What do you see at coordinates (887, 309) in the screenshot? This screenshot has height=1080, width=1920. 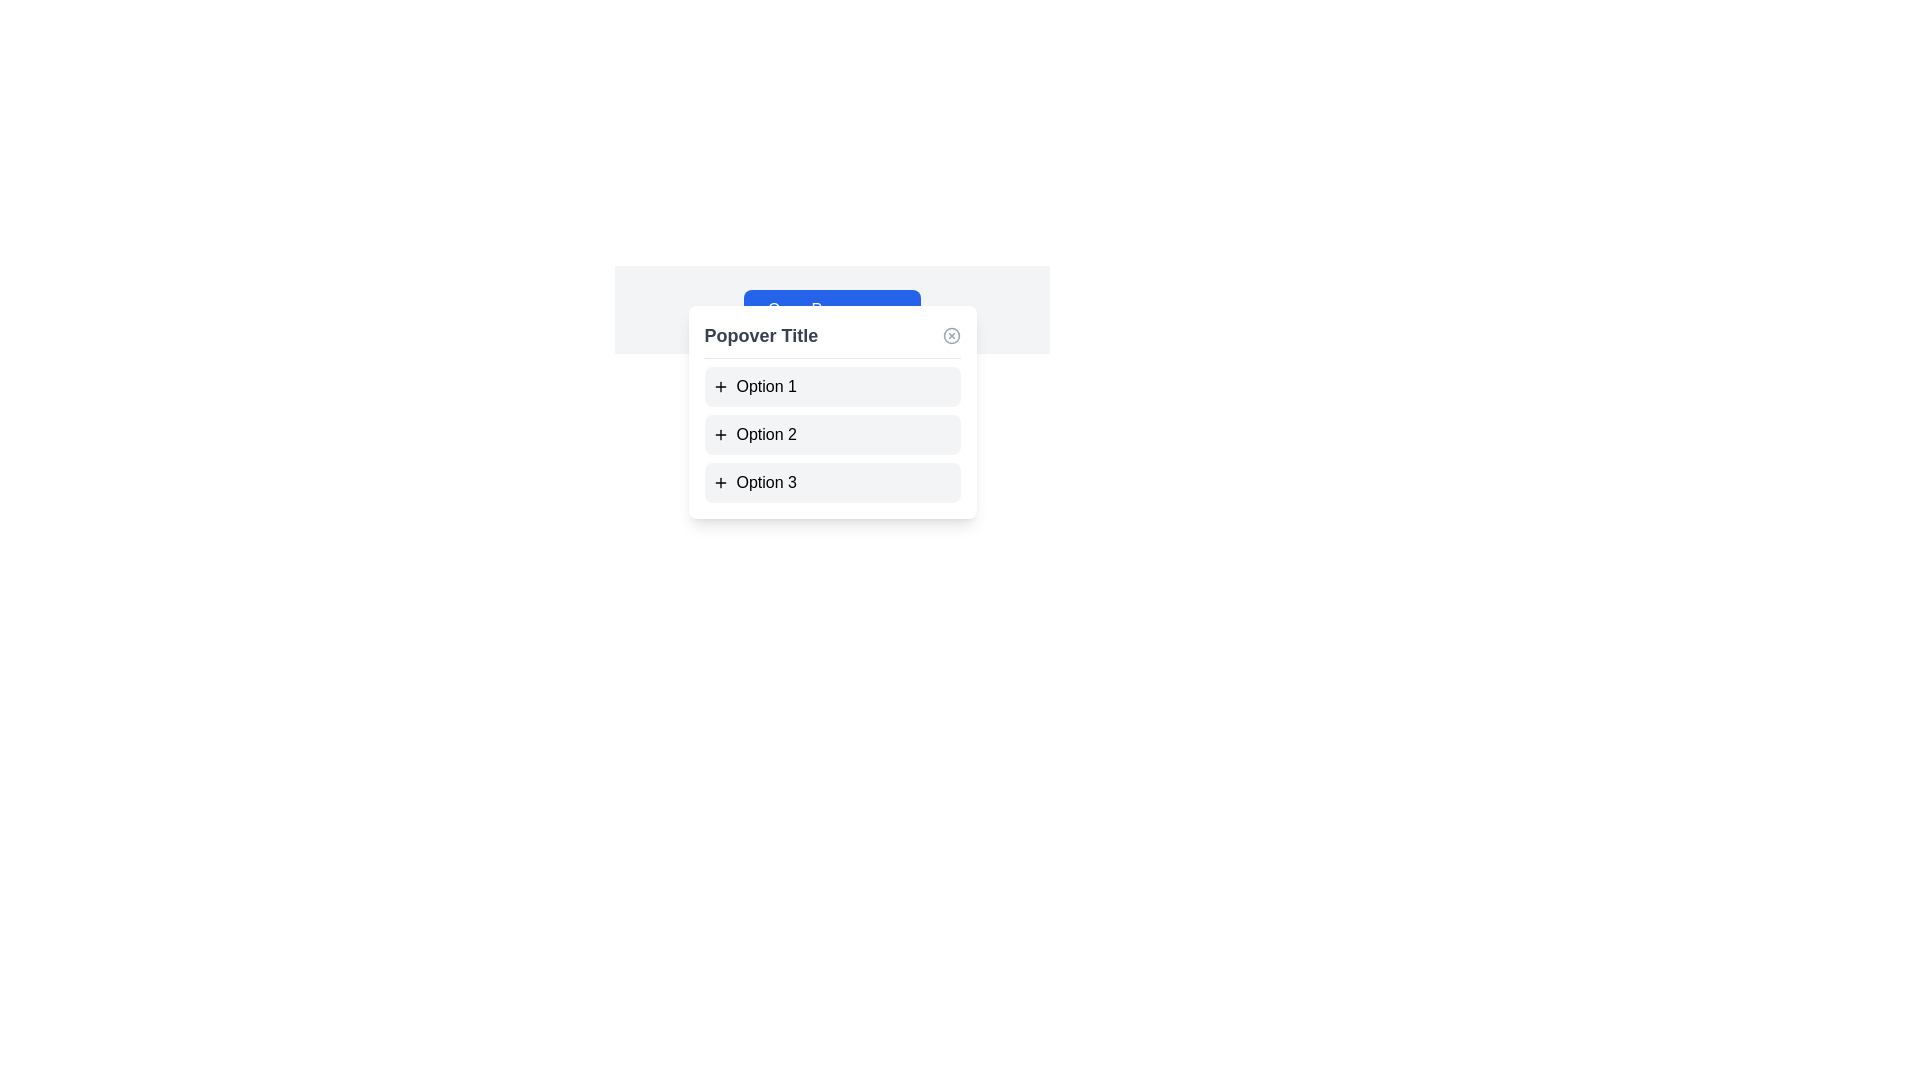 I see `the chevron icon located inside the 'Open Popover' button, which indicates that the button can be clicked to expand or reveal additional options` at bounding box center [887, 309].